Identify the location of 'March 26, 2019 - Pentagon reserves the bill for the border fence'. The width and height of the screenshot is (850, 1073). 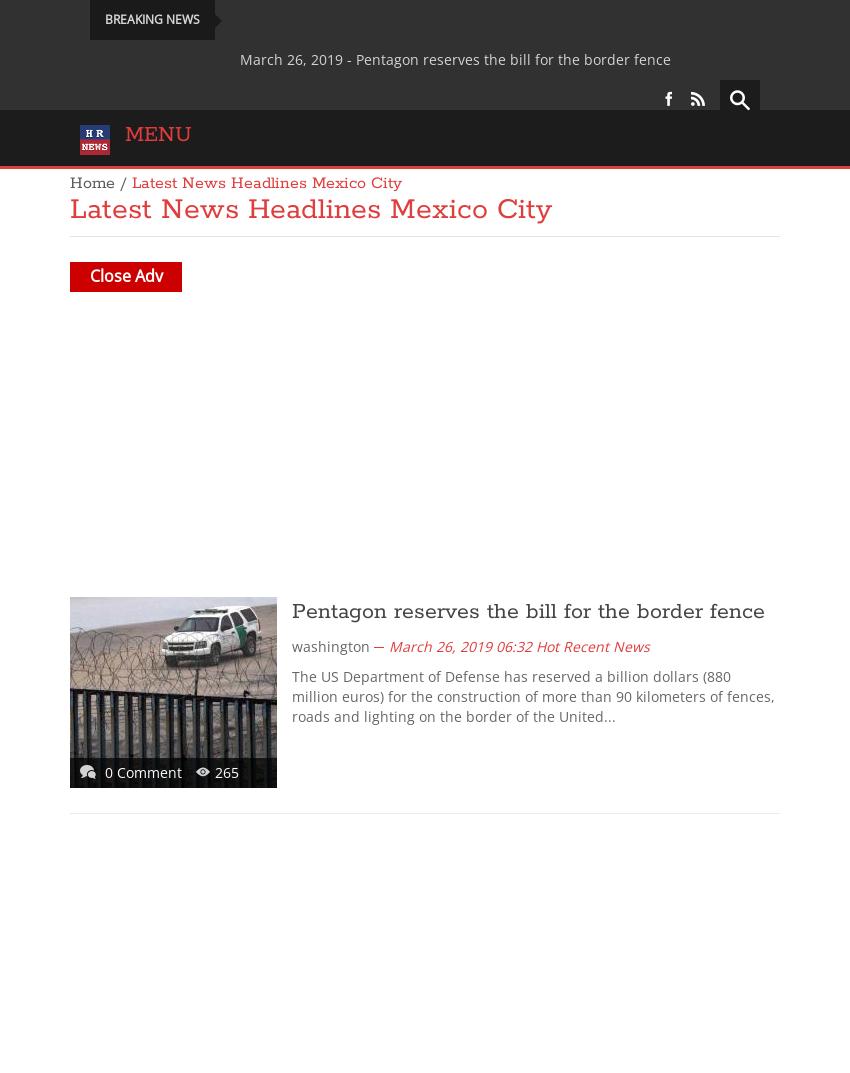
(346, 58).